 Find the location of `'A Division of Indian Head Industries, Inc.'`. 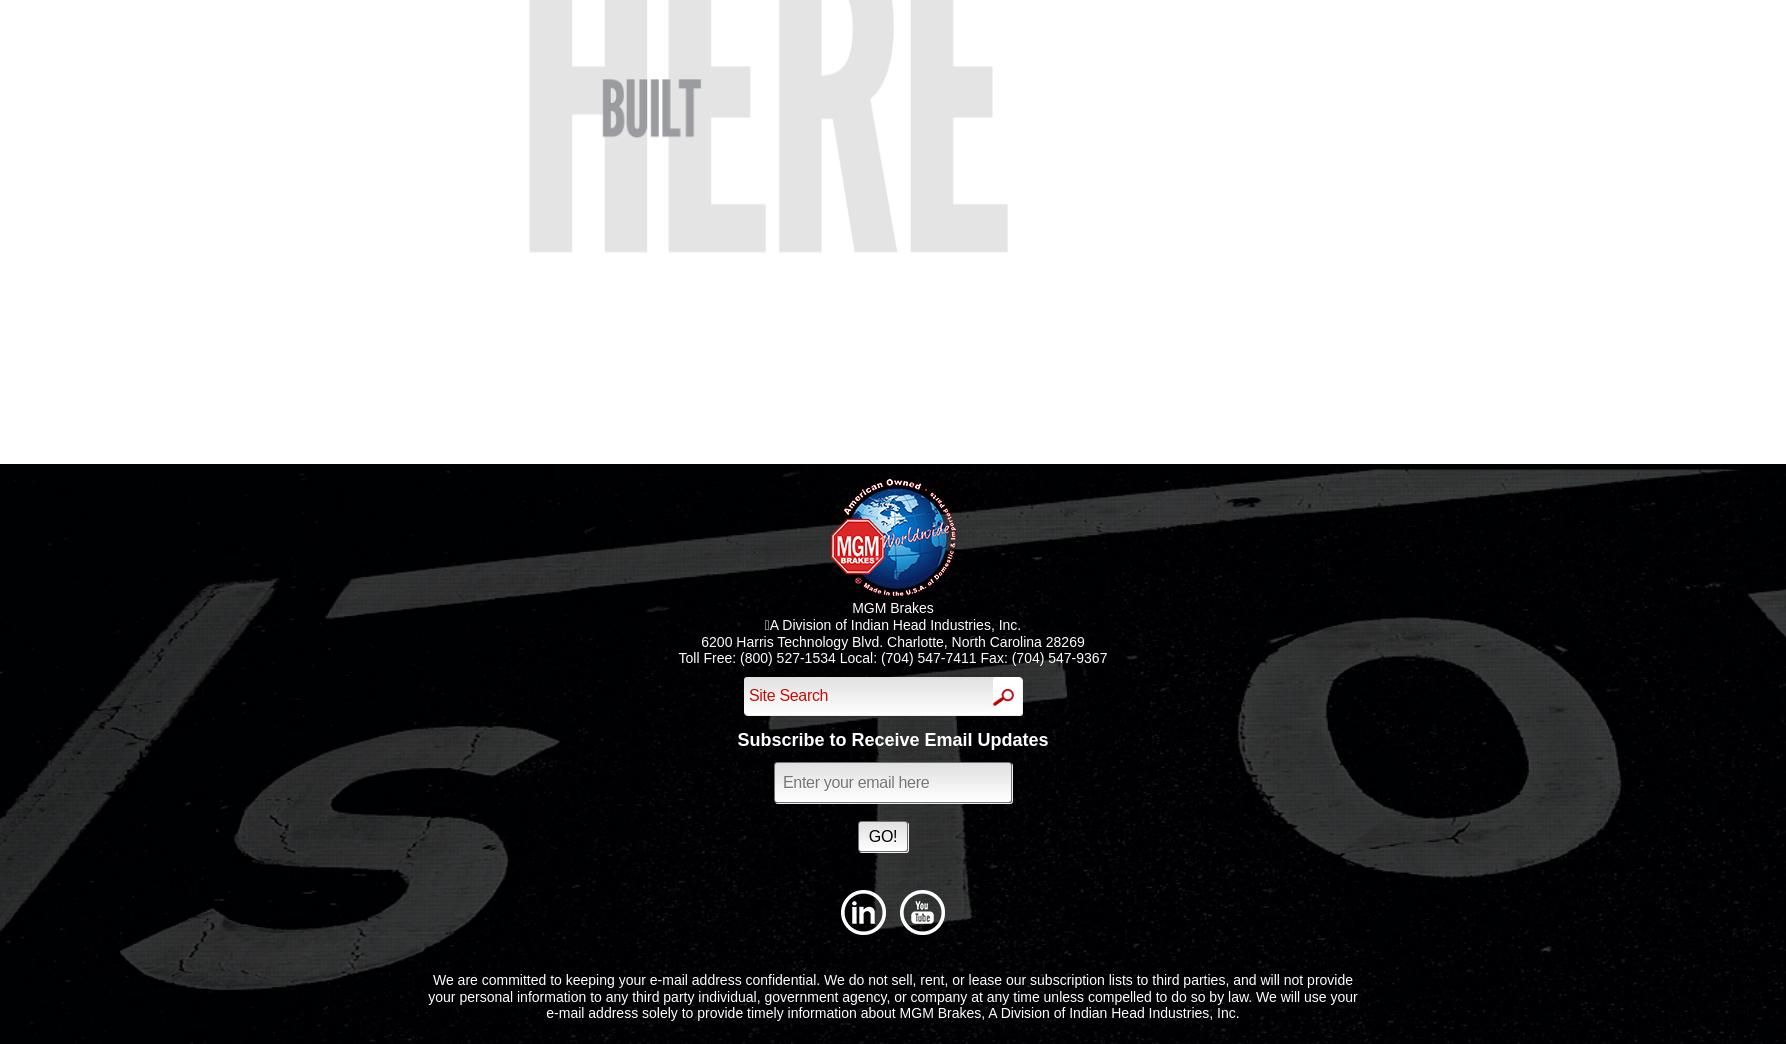

'A Division of Indian Head Industries, Inc.' is located at coordinates (891, 623).